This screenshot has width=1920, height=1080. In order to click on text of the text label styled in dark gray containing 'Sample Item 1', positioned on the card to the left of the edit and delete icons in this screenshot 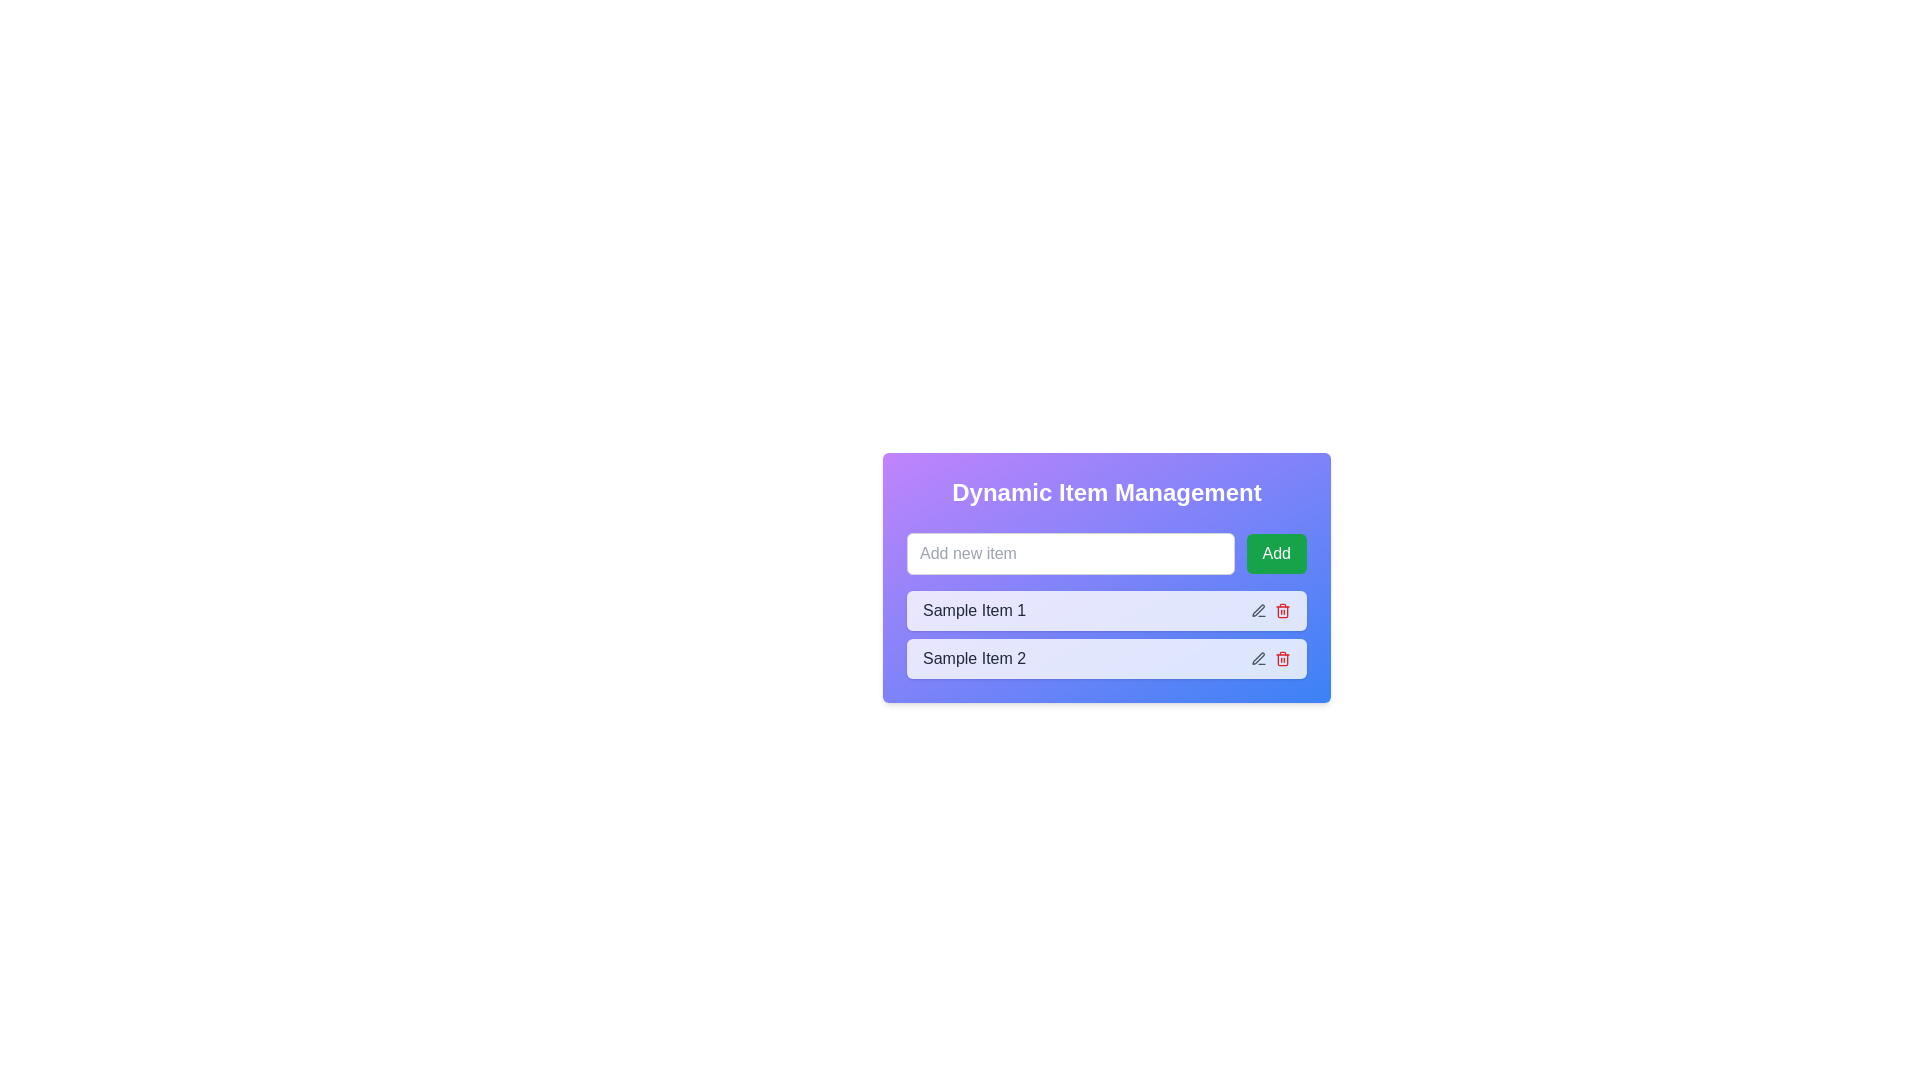, I will do `click(974, 609)`.